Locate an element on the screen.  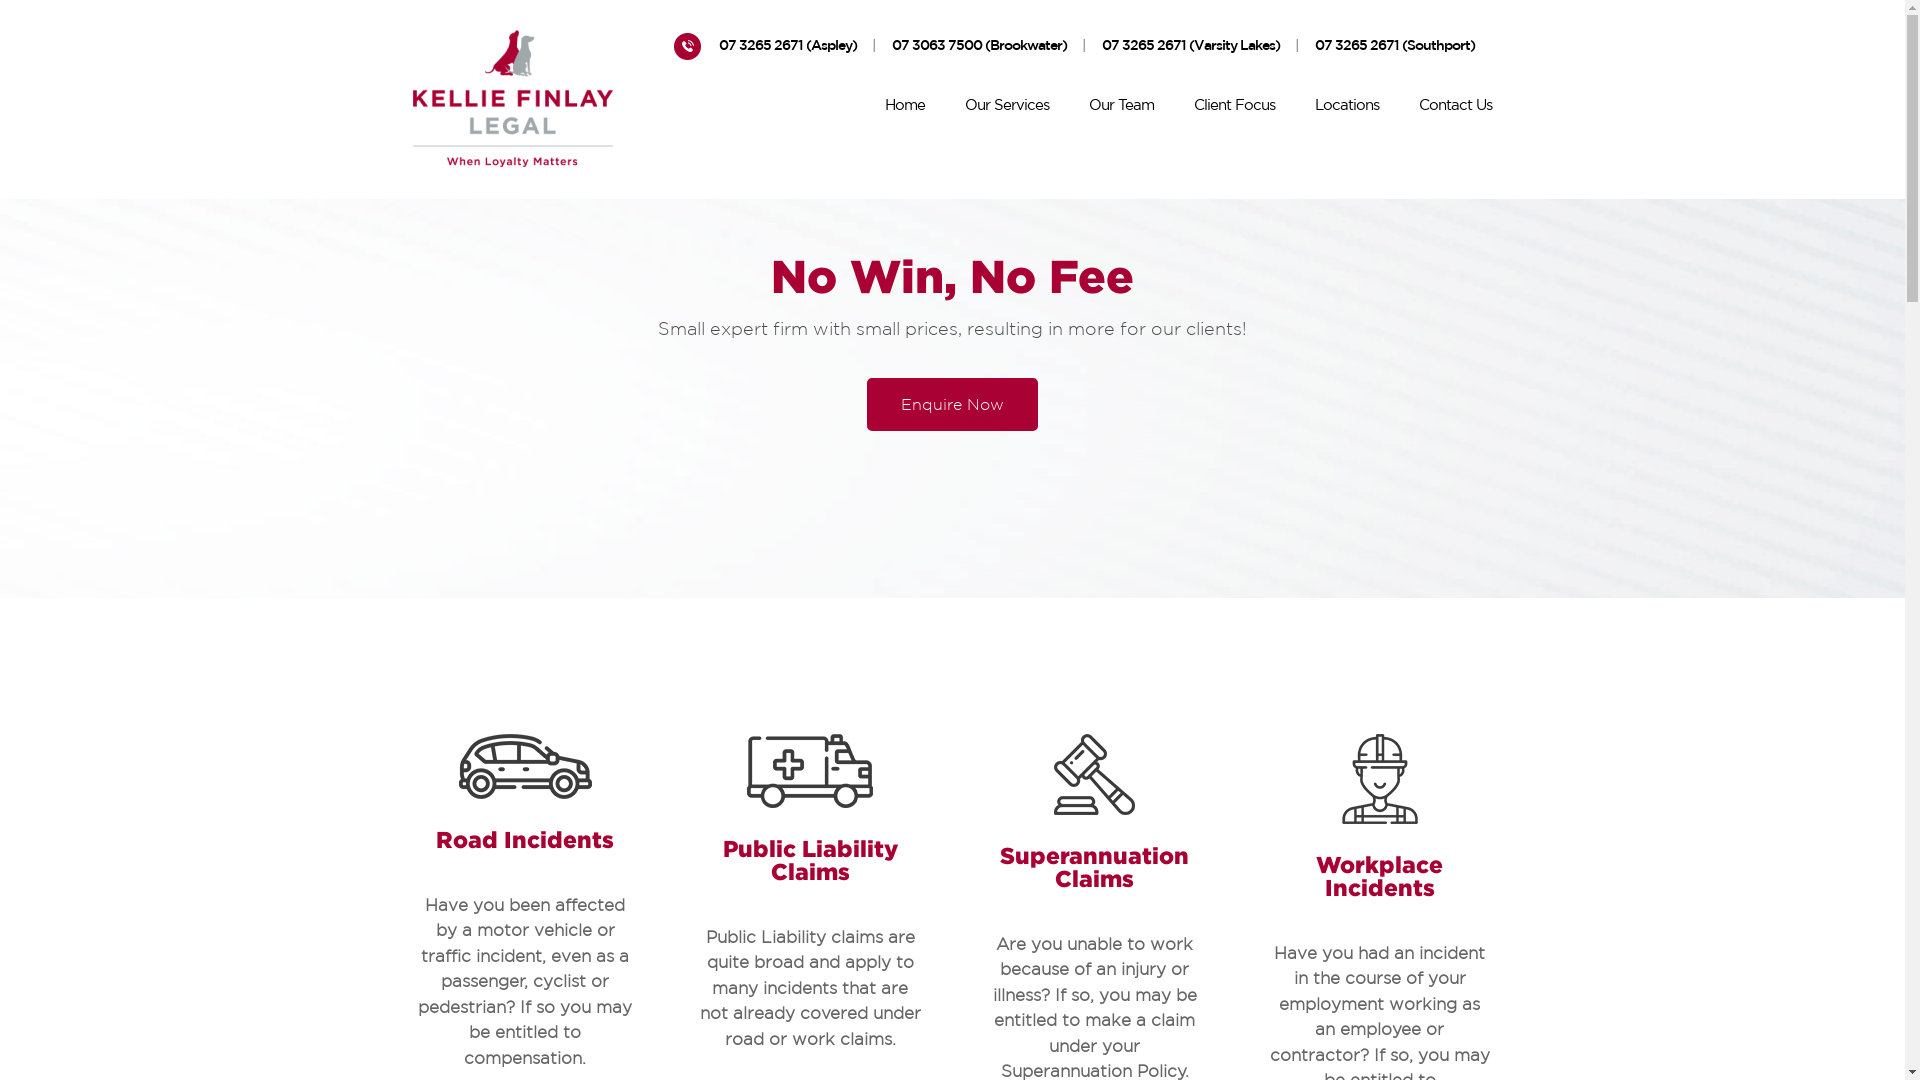
'Locations' is located at coordinates (1347, 108).